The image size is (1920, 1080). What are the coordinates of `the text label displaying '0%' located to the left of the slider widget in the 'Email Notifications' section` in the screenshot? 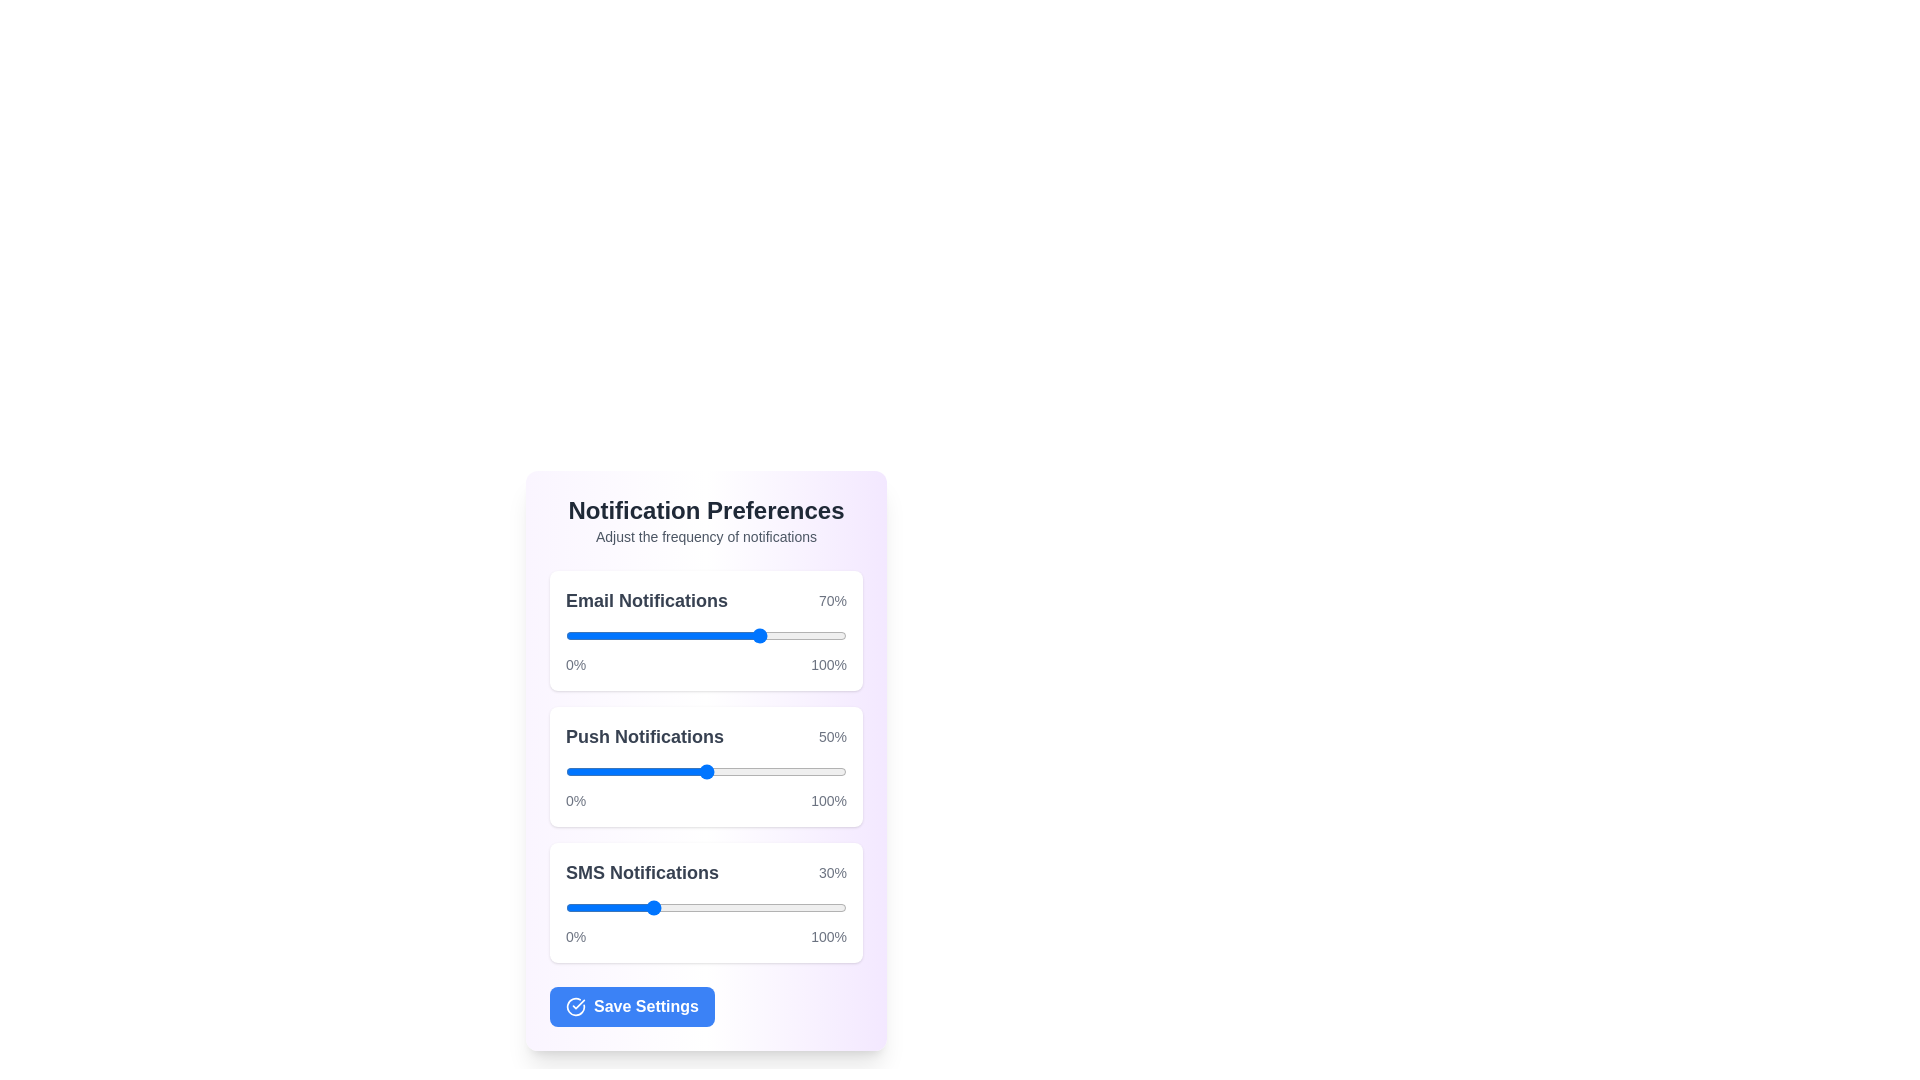 It's located at (575, 664).